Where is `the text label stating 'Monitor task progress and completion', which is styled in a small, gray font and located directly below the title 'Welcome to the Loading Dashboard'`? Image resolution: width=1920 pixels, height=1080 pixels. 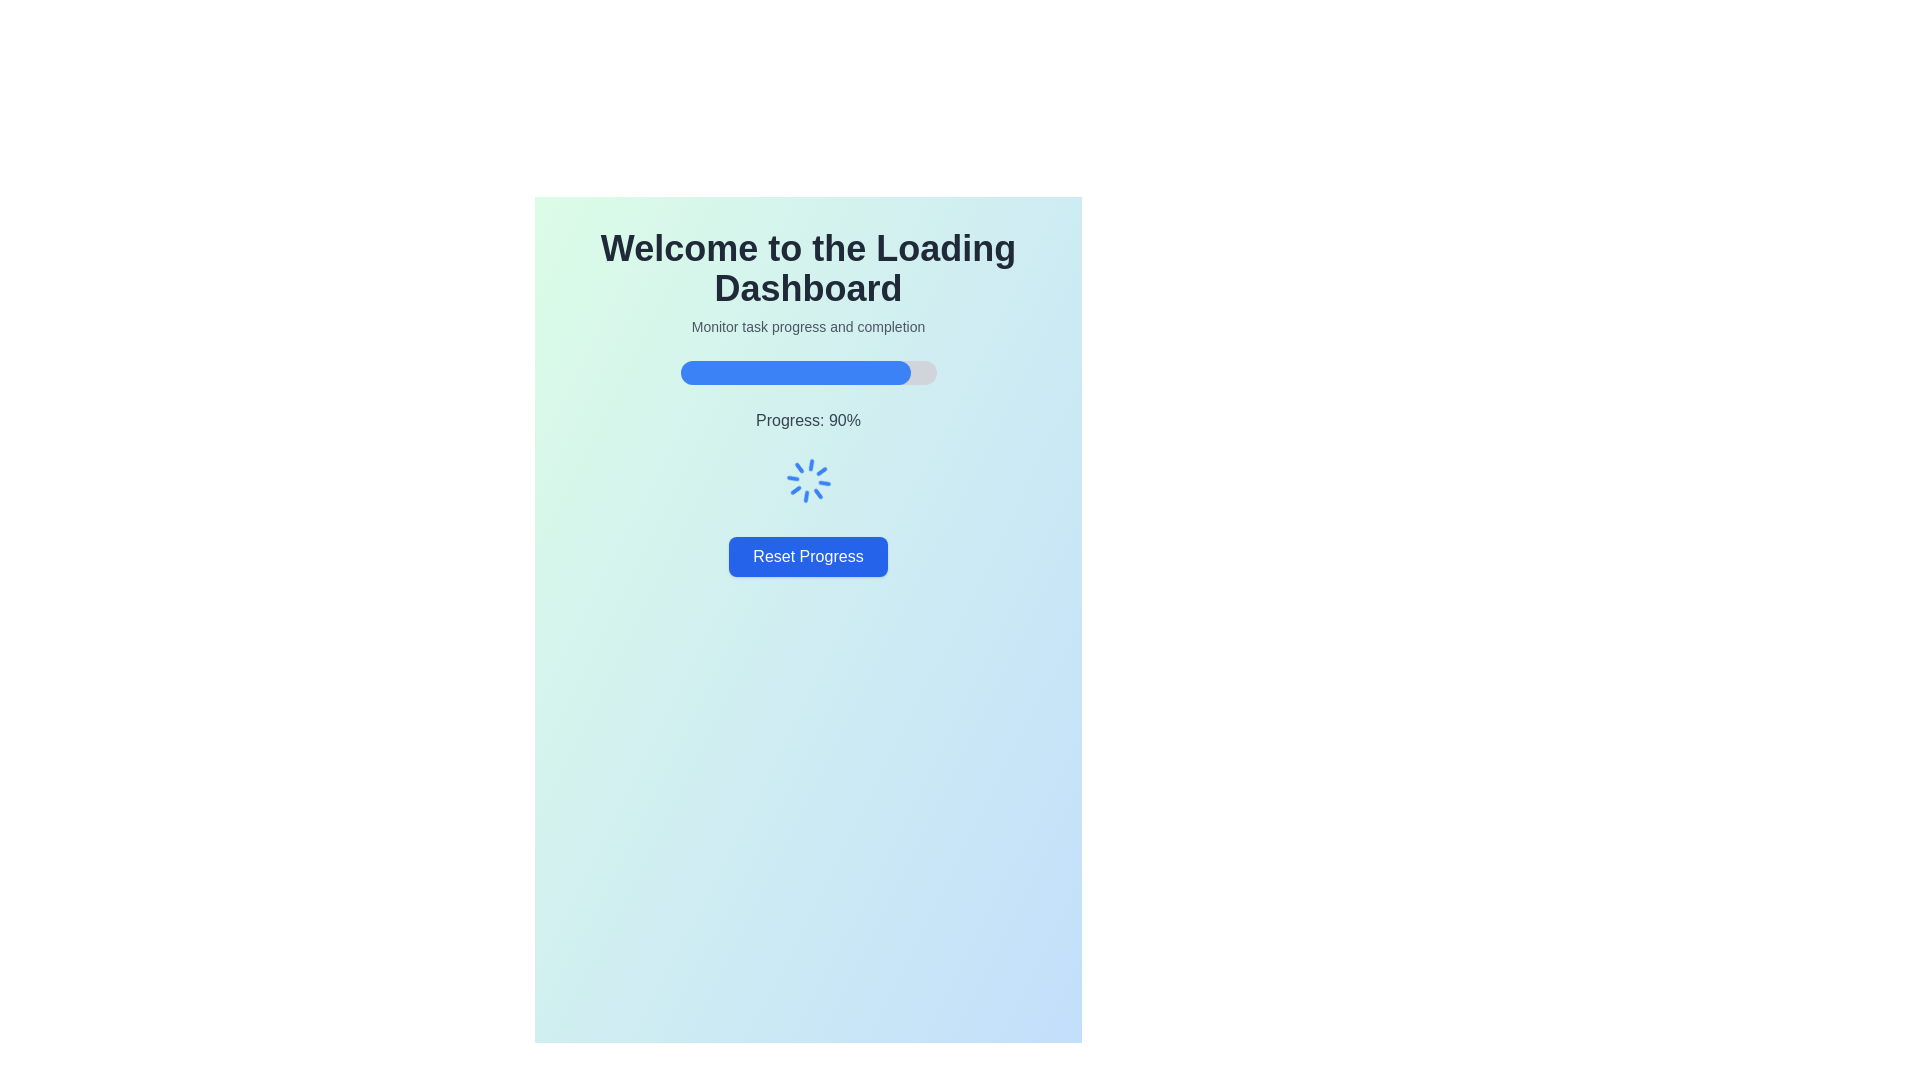
the text label stating 'Monitor task progress and completion', which is styled in a small, gray font and located directly below the title 'Welcome to the Loading Dashboard' is located at coordinates (808, 326).